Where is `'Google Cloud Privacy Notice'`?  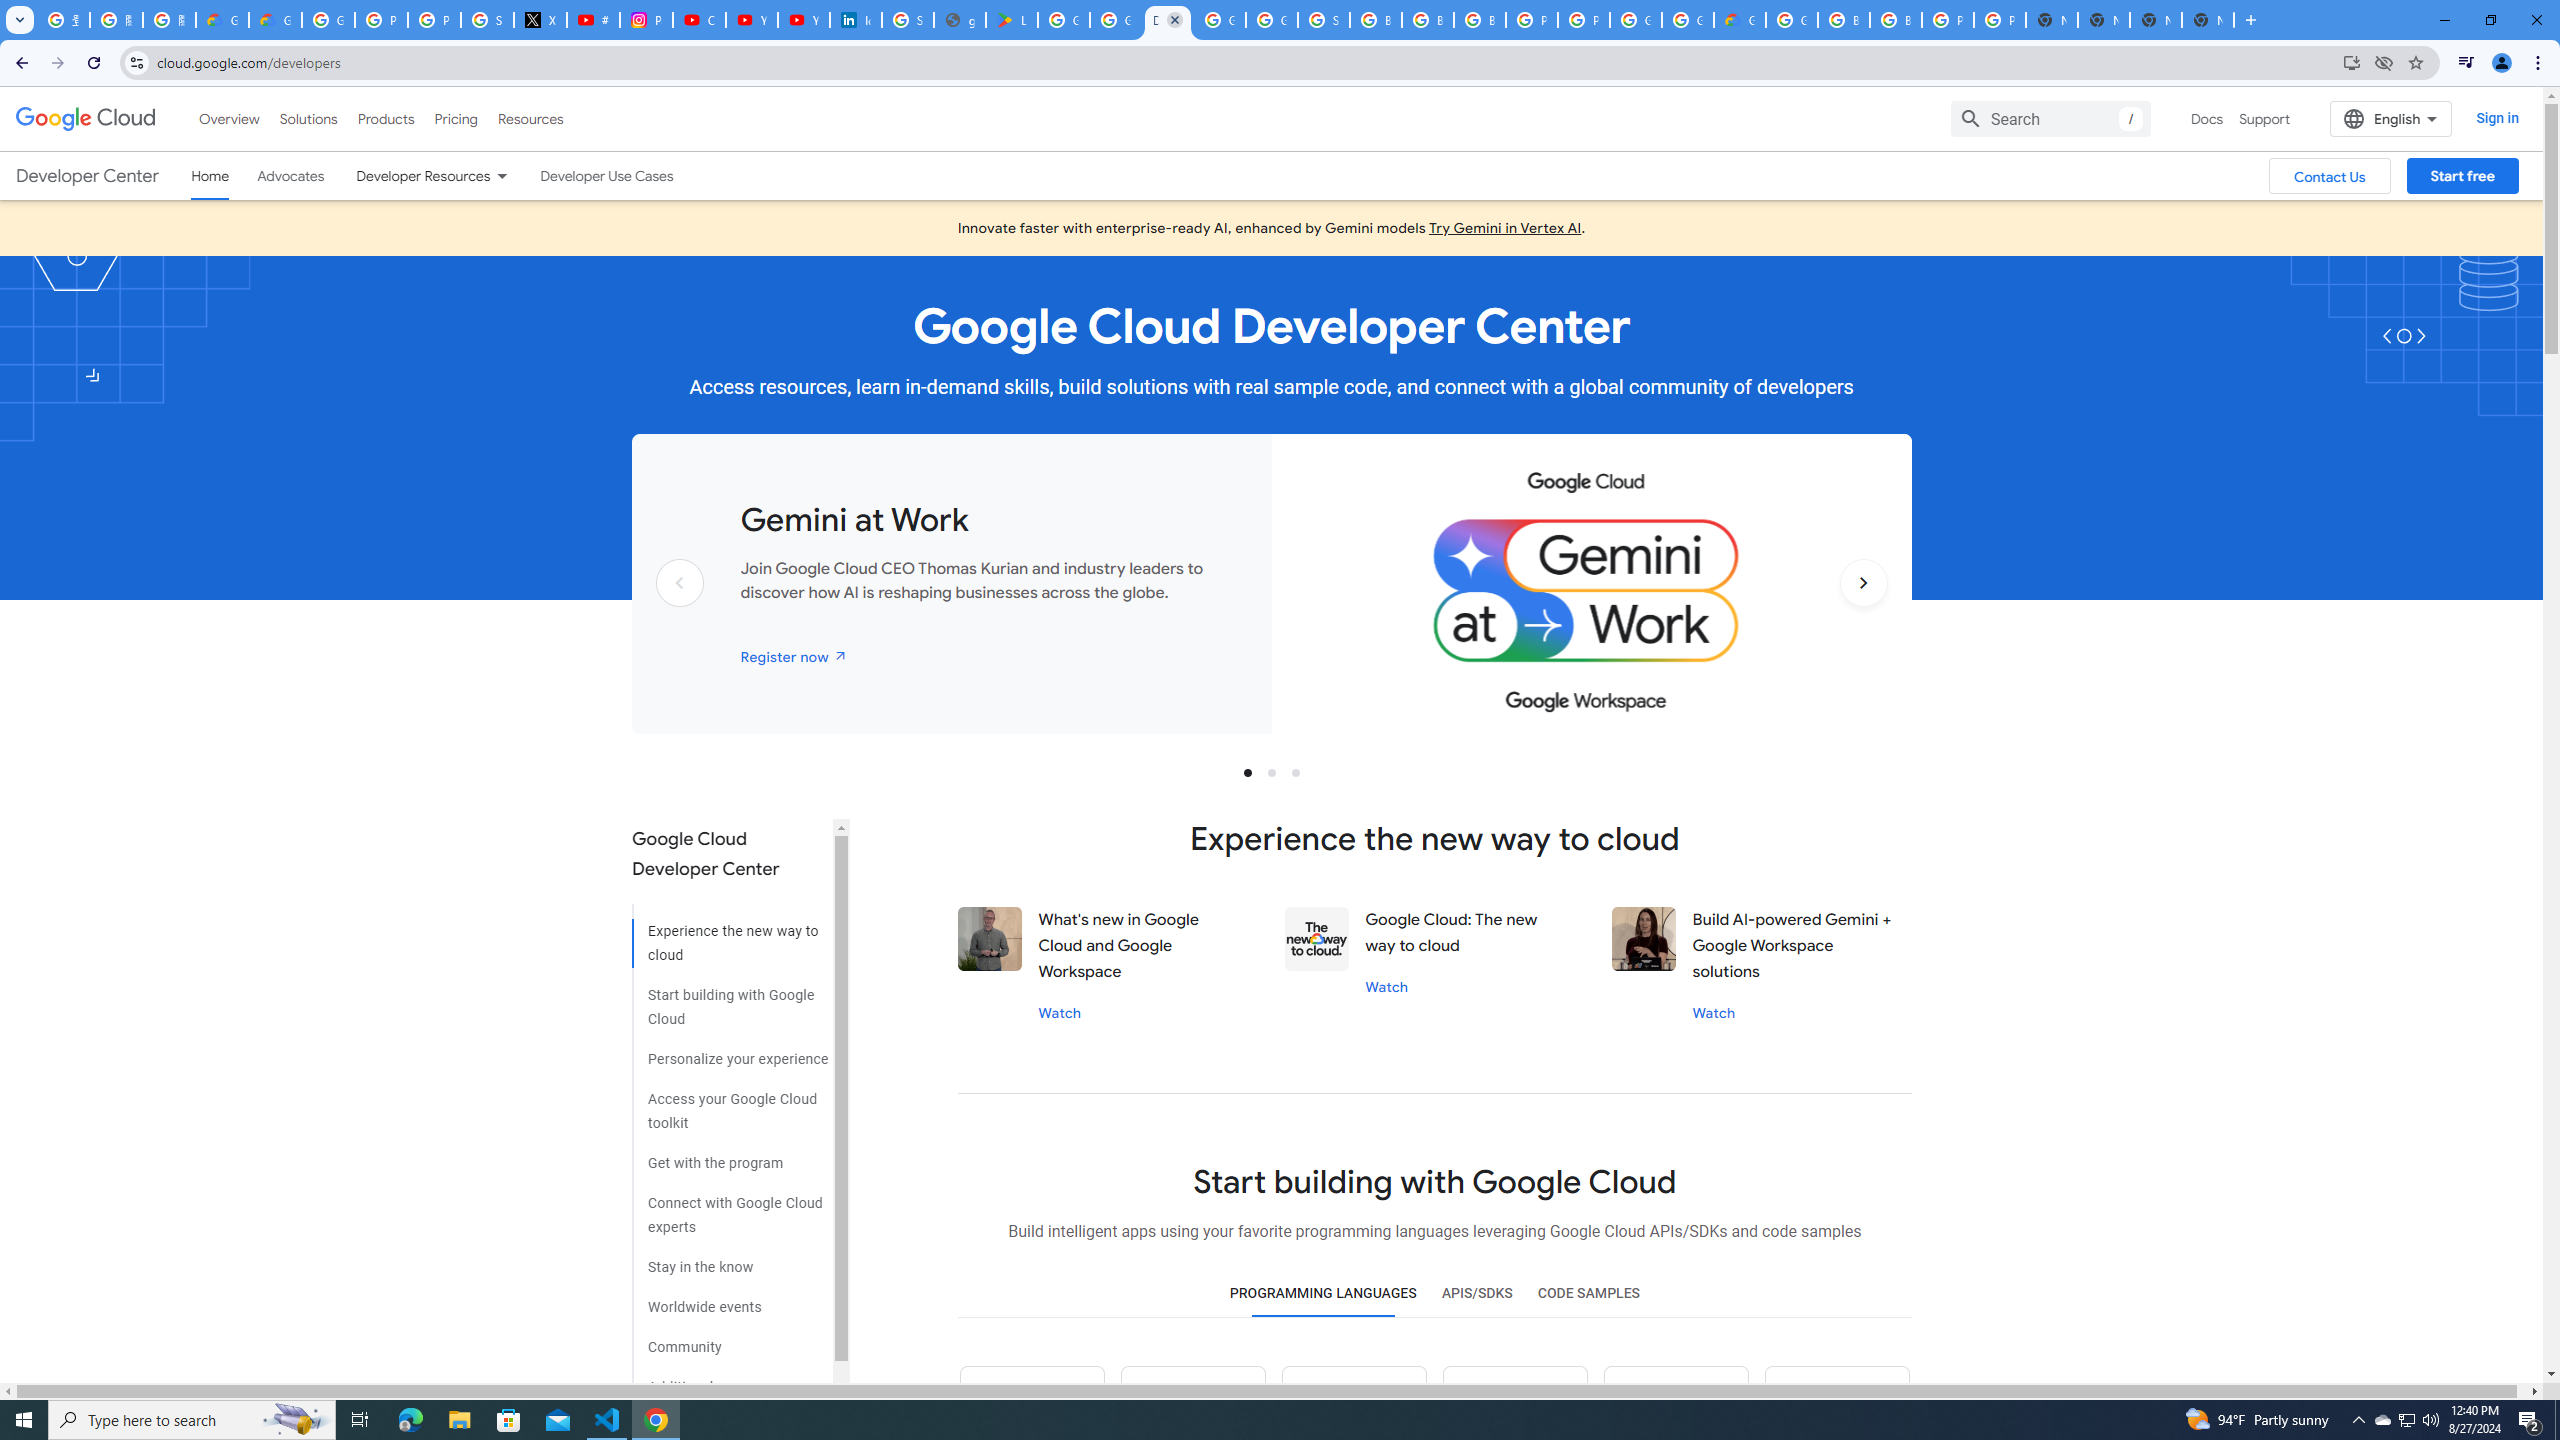 'Google Cloud Privacy Notice' is located at coordinates (274, 19).